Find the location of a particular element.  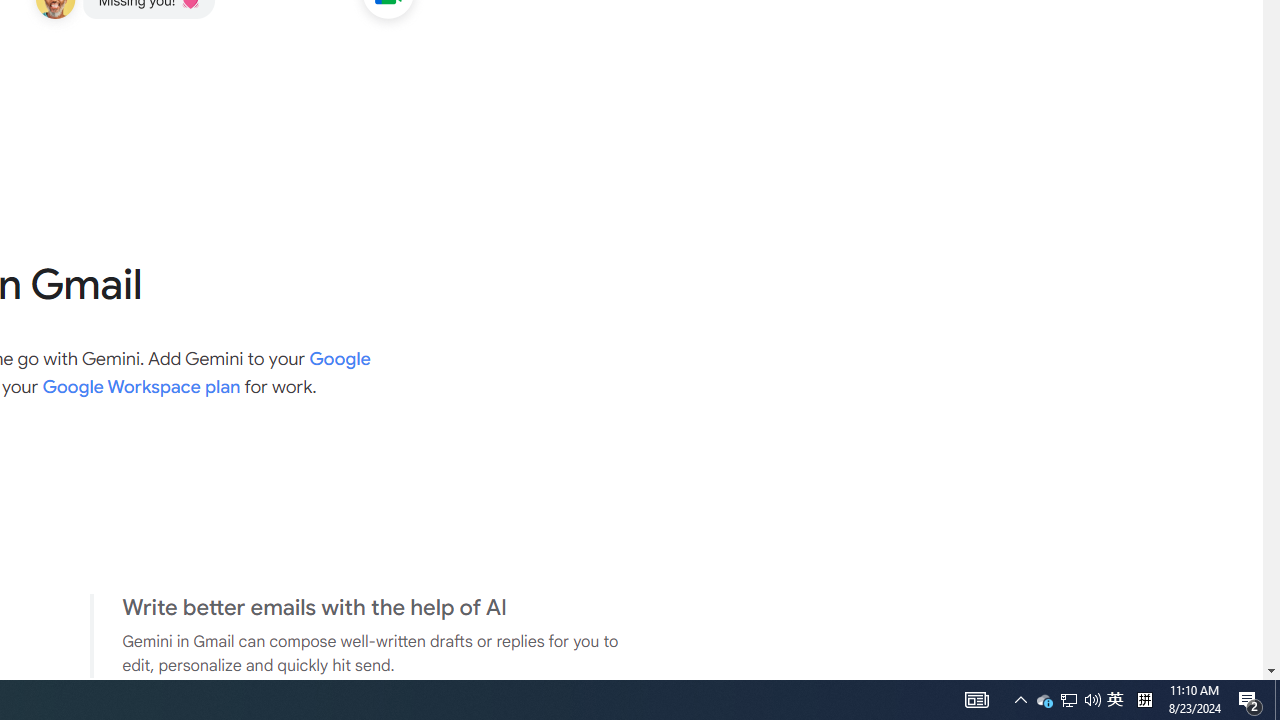

'User Promoted Notification Area' is located at coordinates (1114, 698).